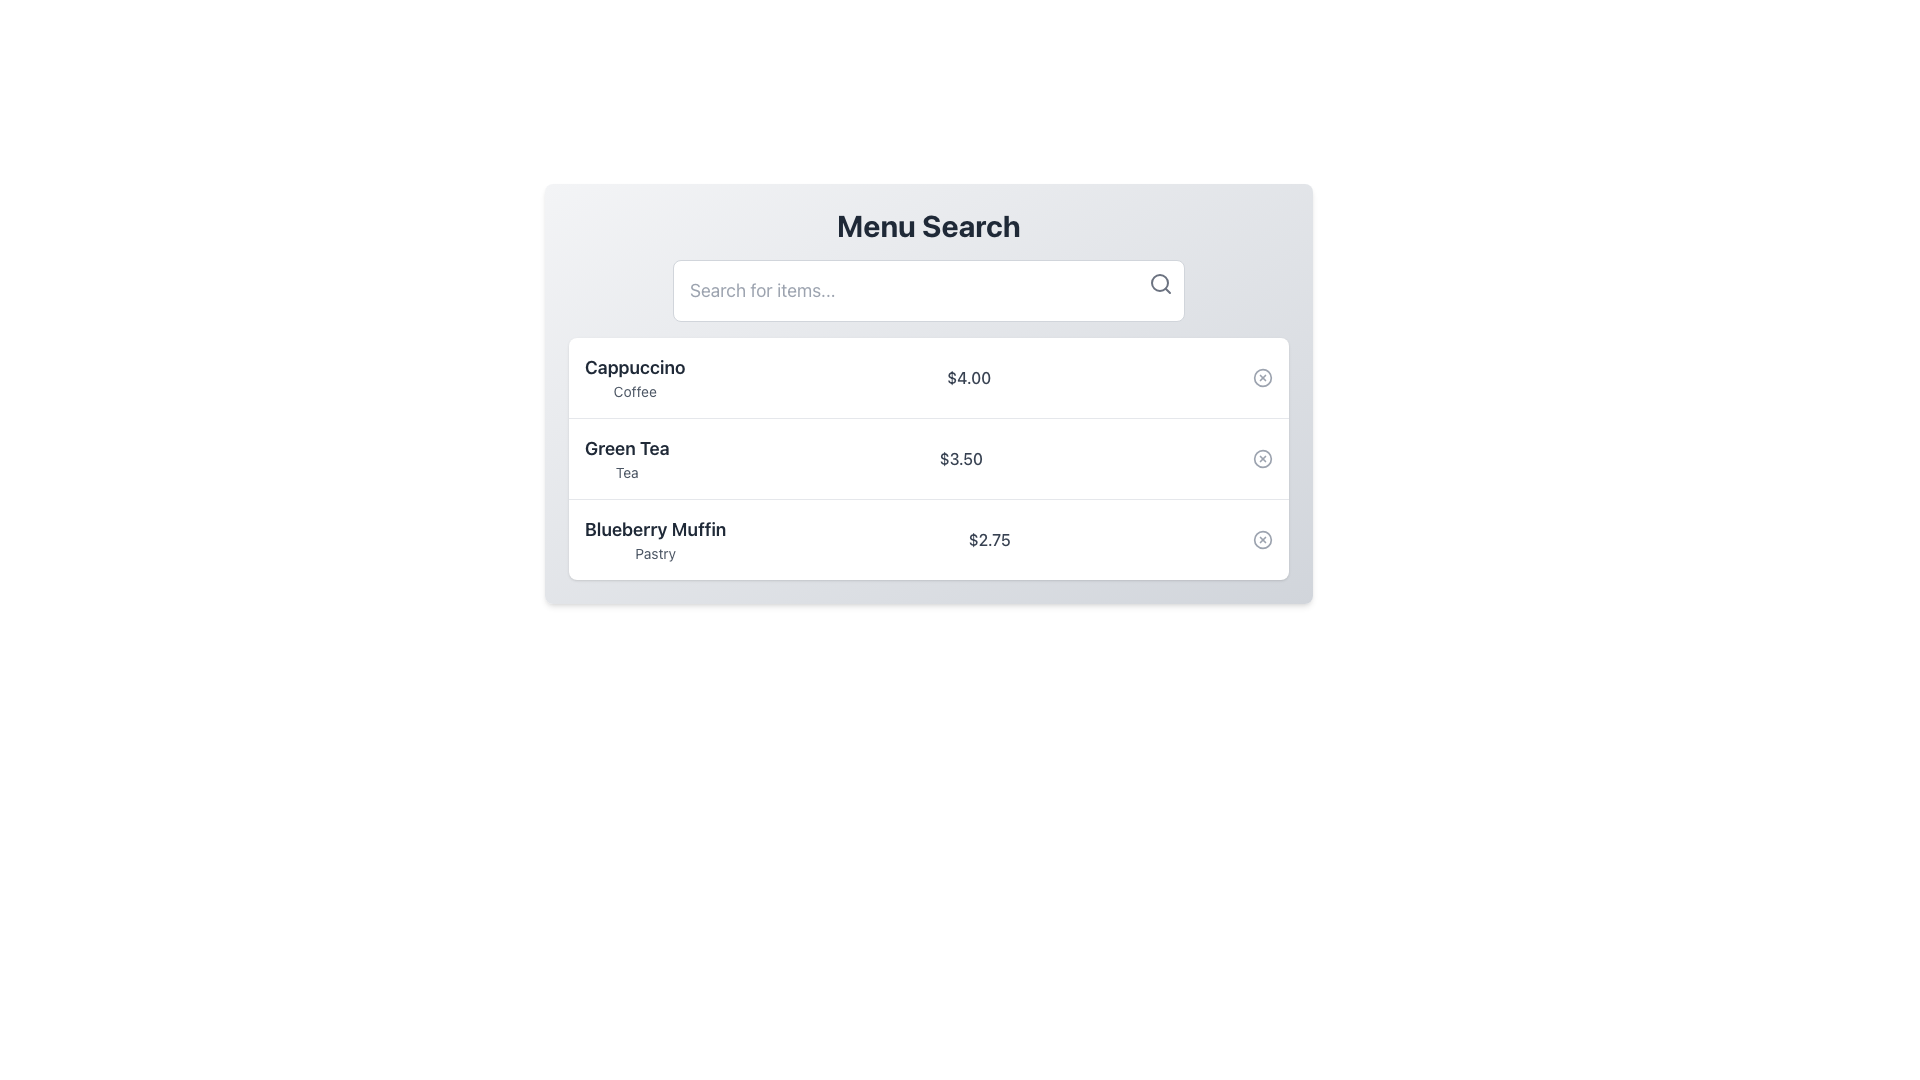 This screenshot has height=1080, width=1920. What do you see at coordinates (1161, 284) in the screenshot?
I see `the search icon, which is a gray magnifying glass located at the top-right corner of the search bar` at bounding box center [1161, 284].